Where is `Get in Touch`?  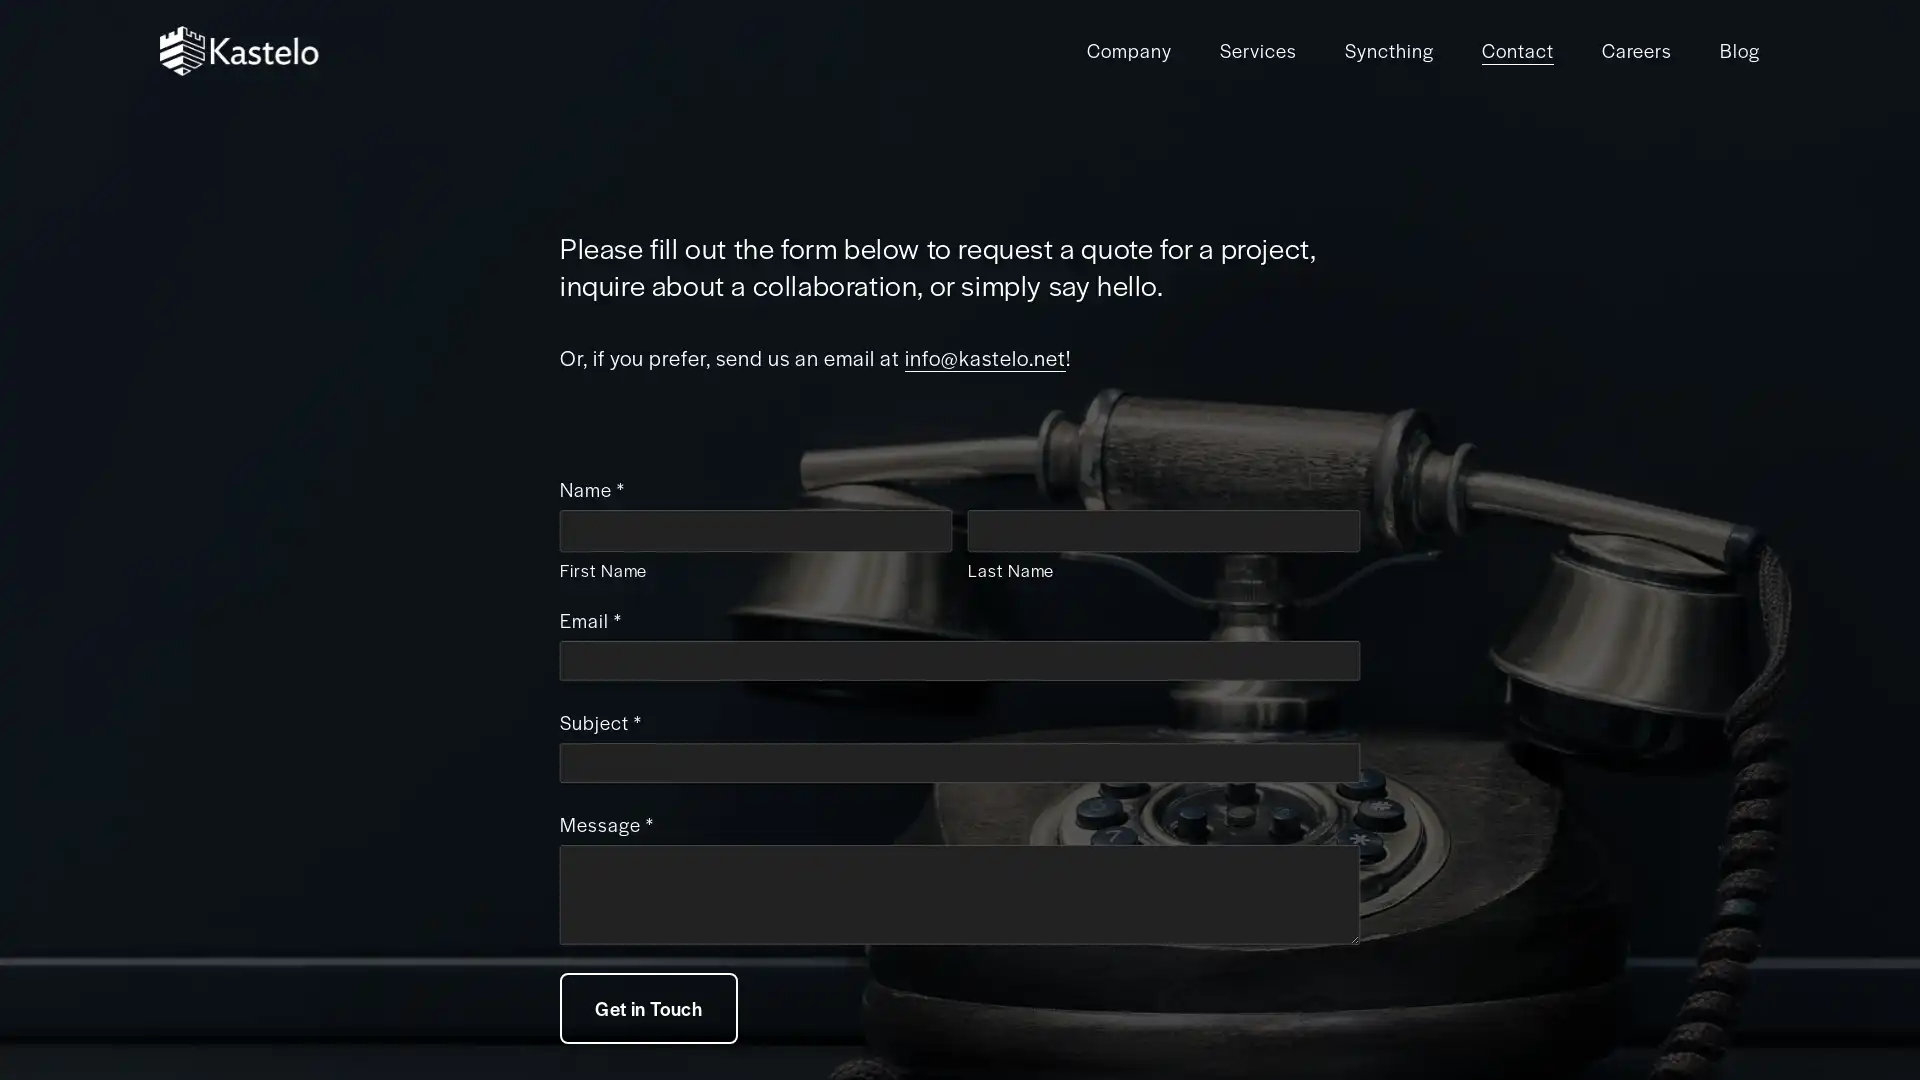 Get in Touch is located at coordinates (648, 1031).